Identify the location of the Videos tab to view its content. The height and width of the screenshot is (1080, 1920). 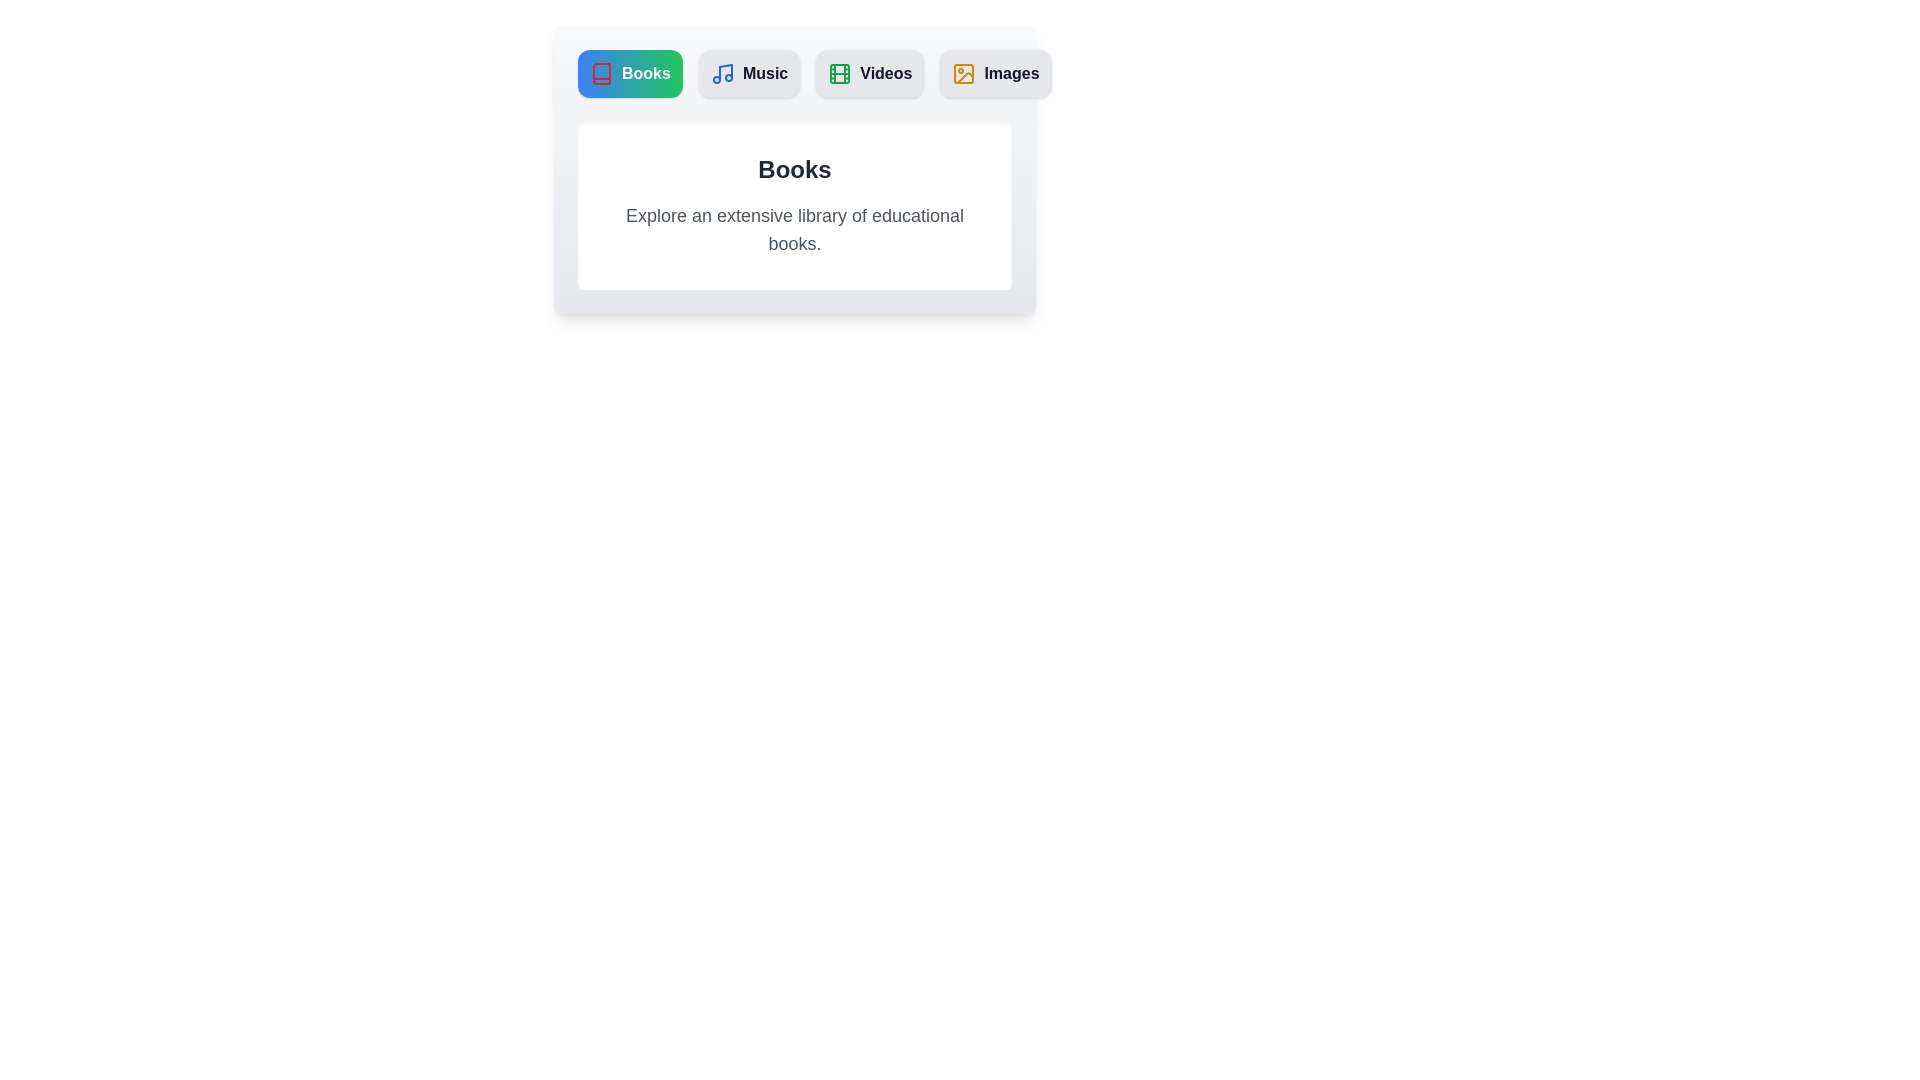
(870, 72).